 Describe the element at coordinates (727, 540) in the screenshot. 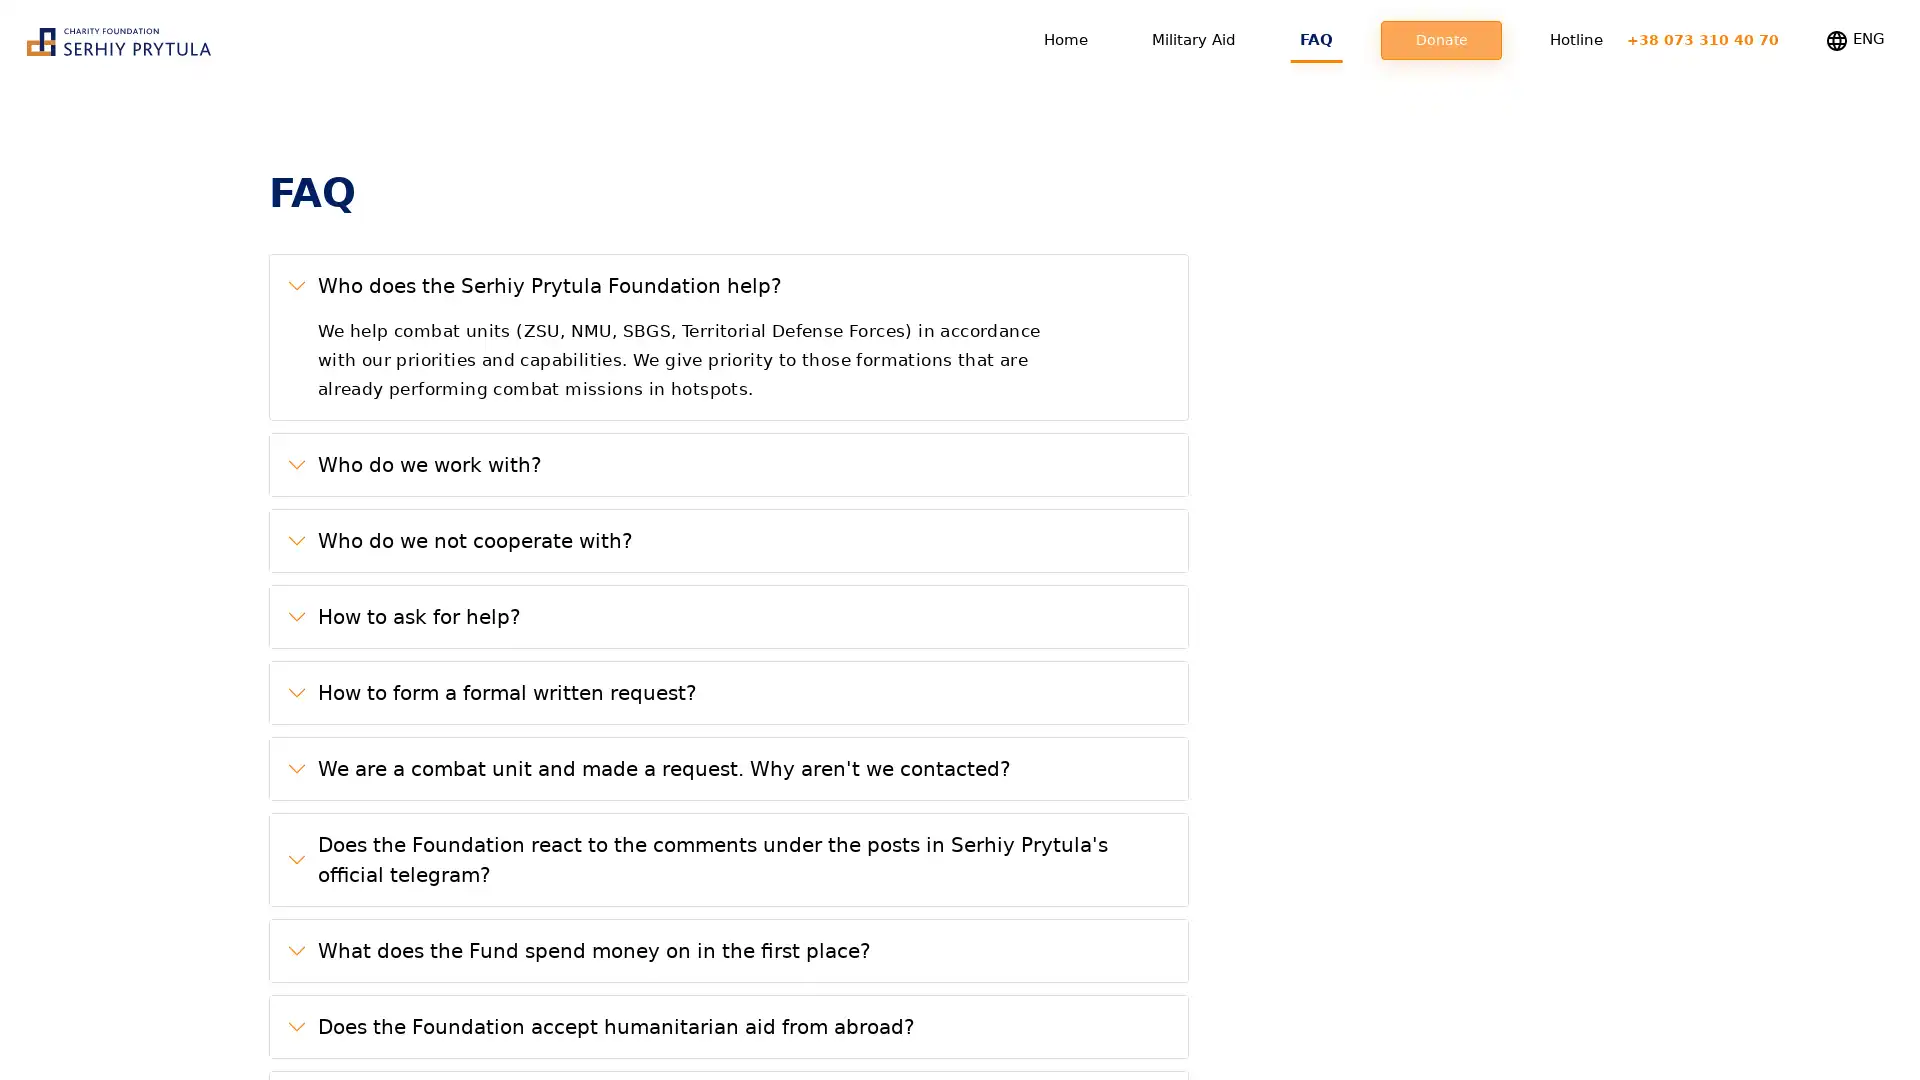

I see `Who do we not cooperate with?` at that location.